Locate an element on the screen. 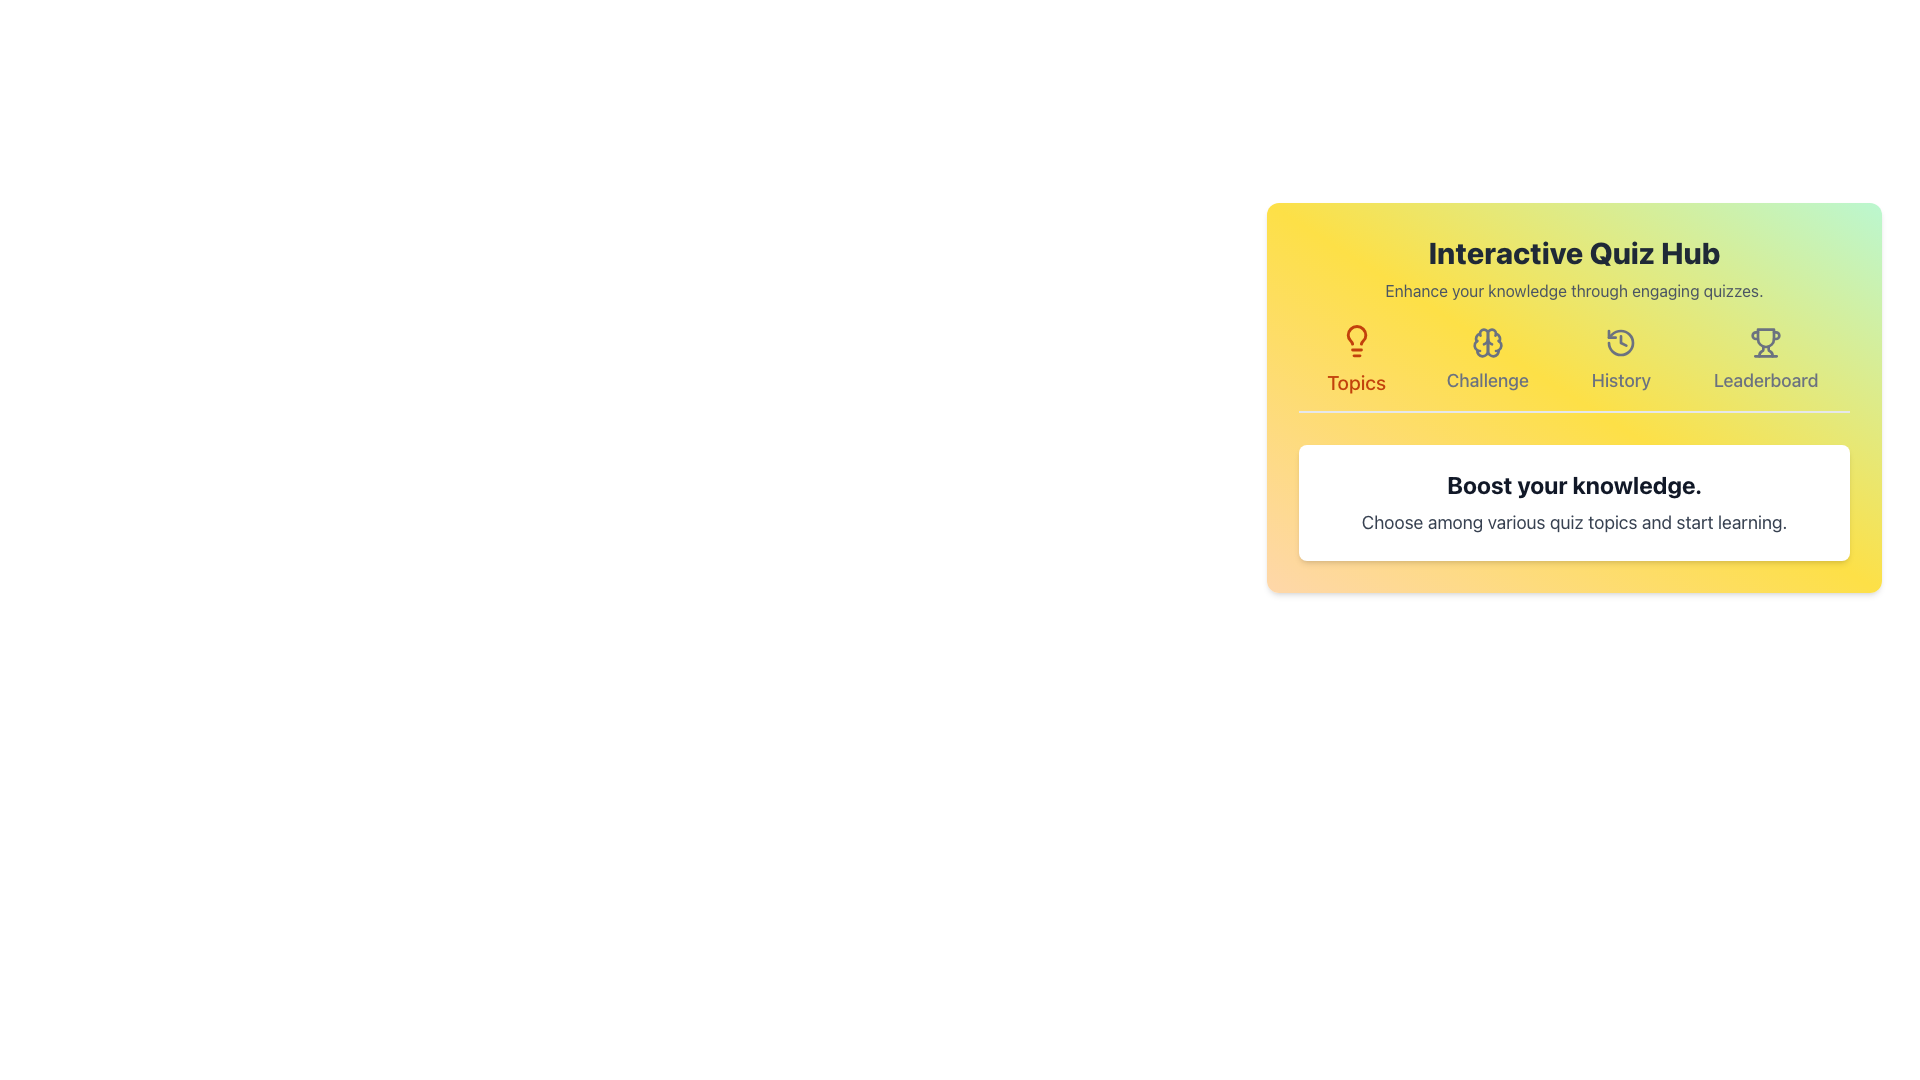 The width and height of the screenshot is (1920, 1080). text block styled in medium-large gray font, located below the bold header 'Boost your knowledge.' within the right-center card is located at coordinates (1573, 522).